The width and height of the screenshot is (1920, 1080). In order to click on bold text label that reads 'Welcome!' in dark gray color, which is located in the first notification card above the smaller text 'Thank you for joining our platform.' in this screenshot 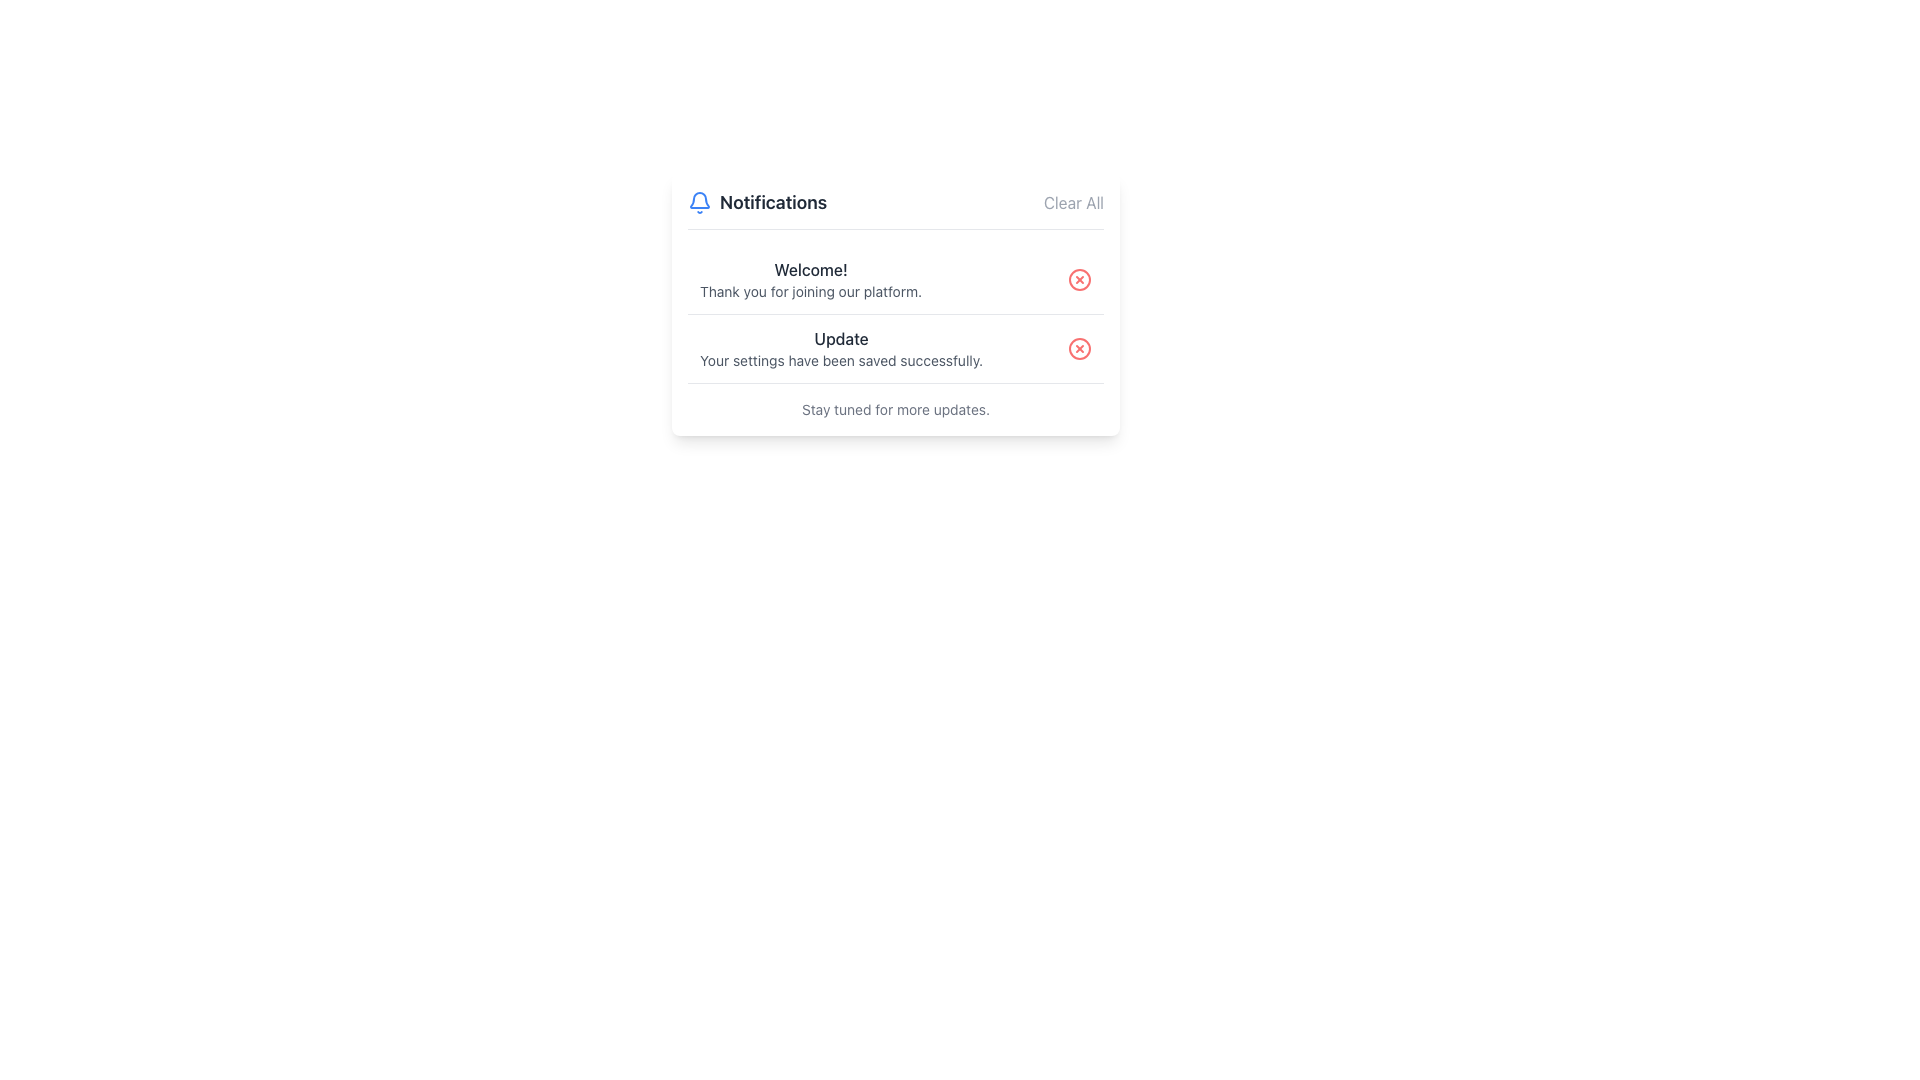, I will do `click(811, 270)`.